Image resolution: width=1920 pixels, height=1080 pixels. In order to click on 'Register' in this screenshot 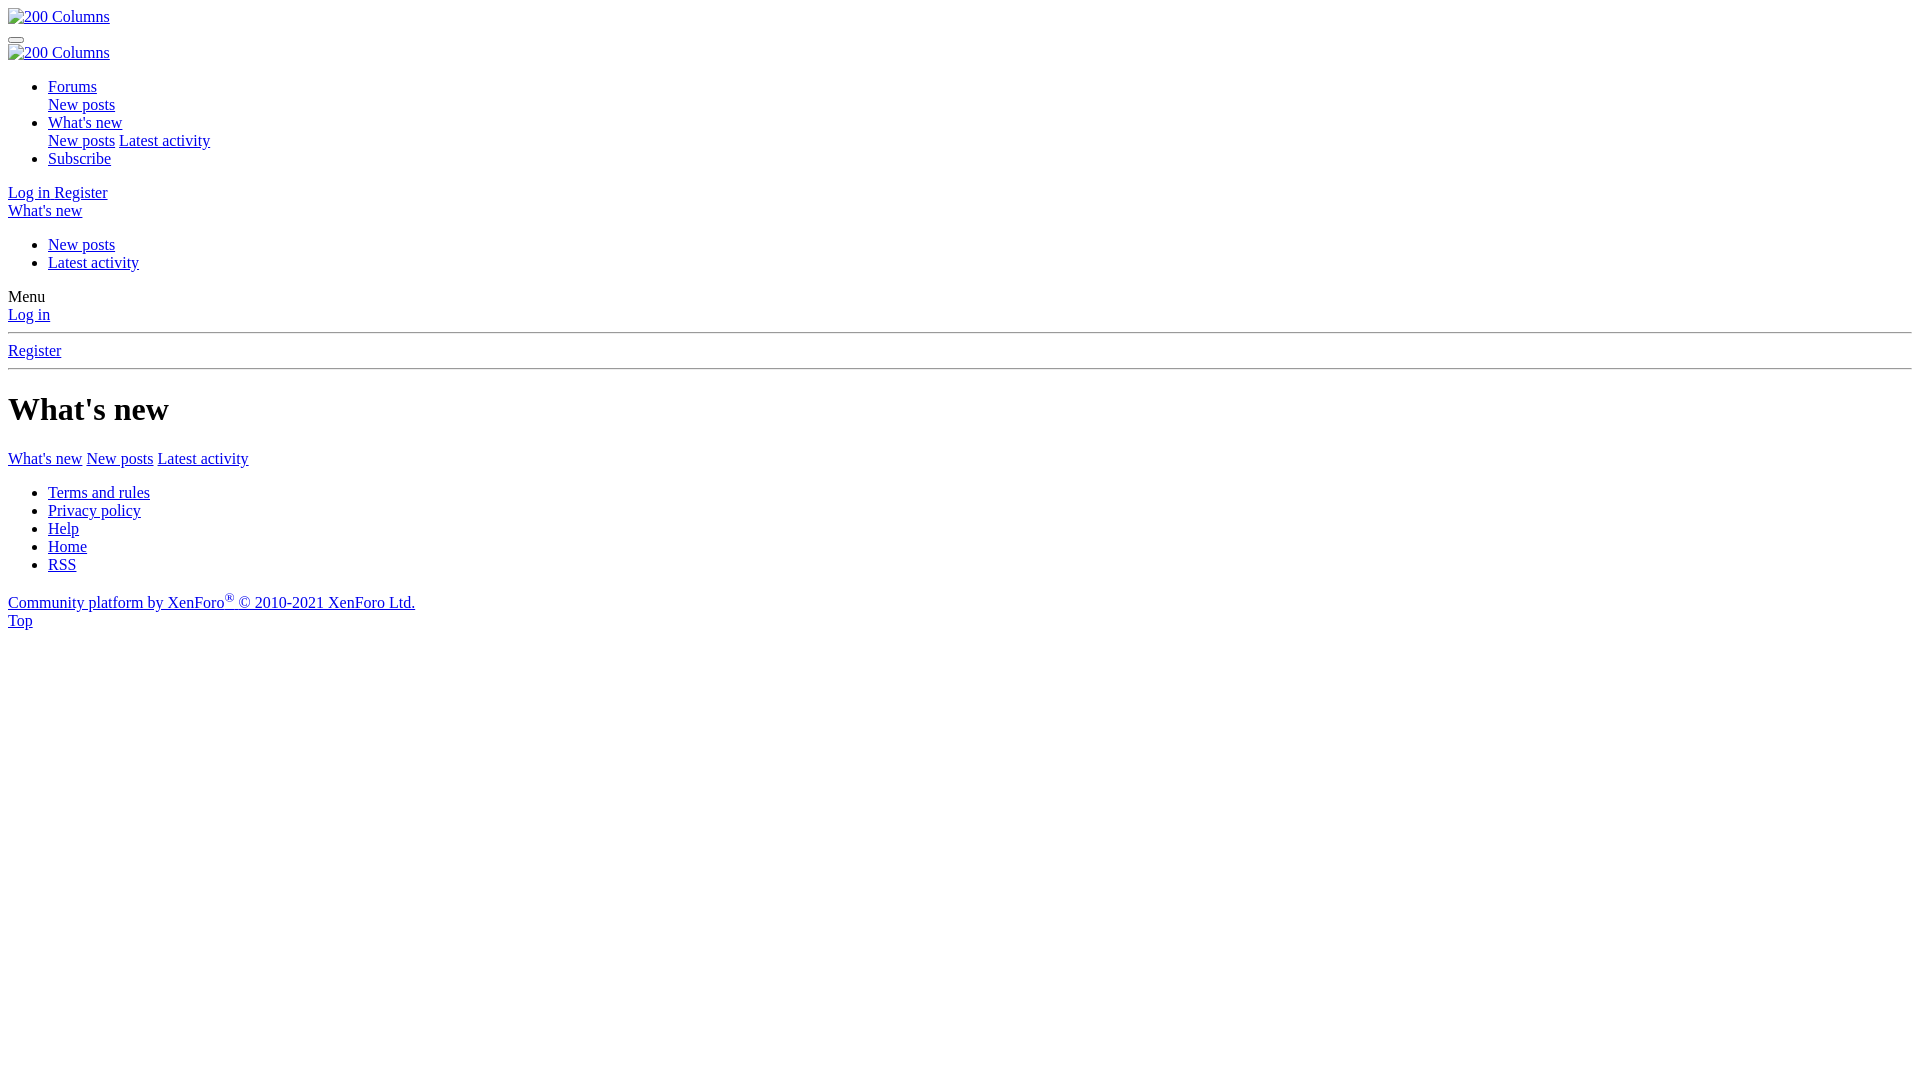, I will do `click(53, 192)`.